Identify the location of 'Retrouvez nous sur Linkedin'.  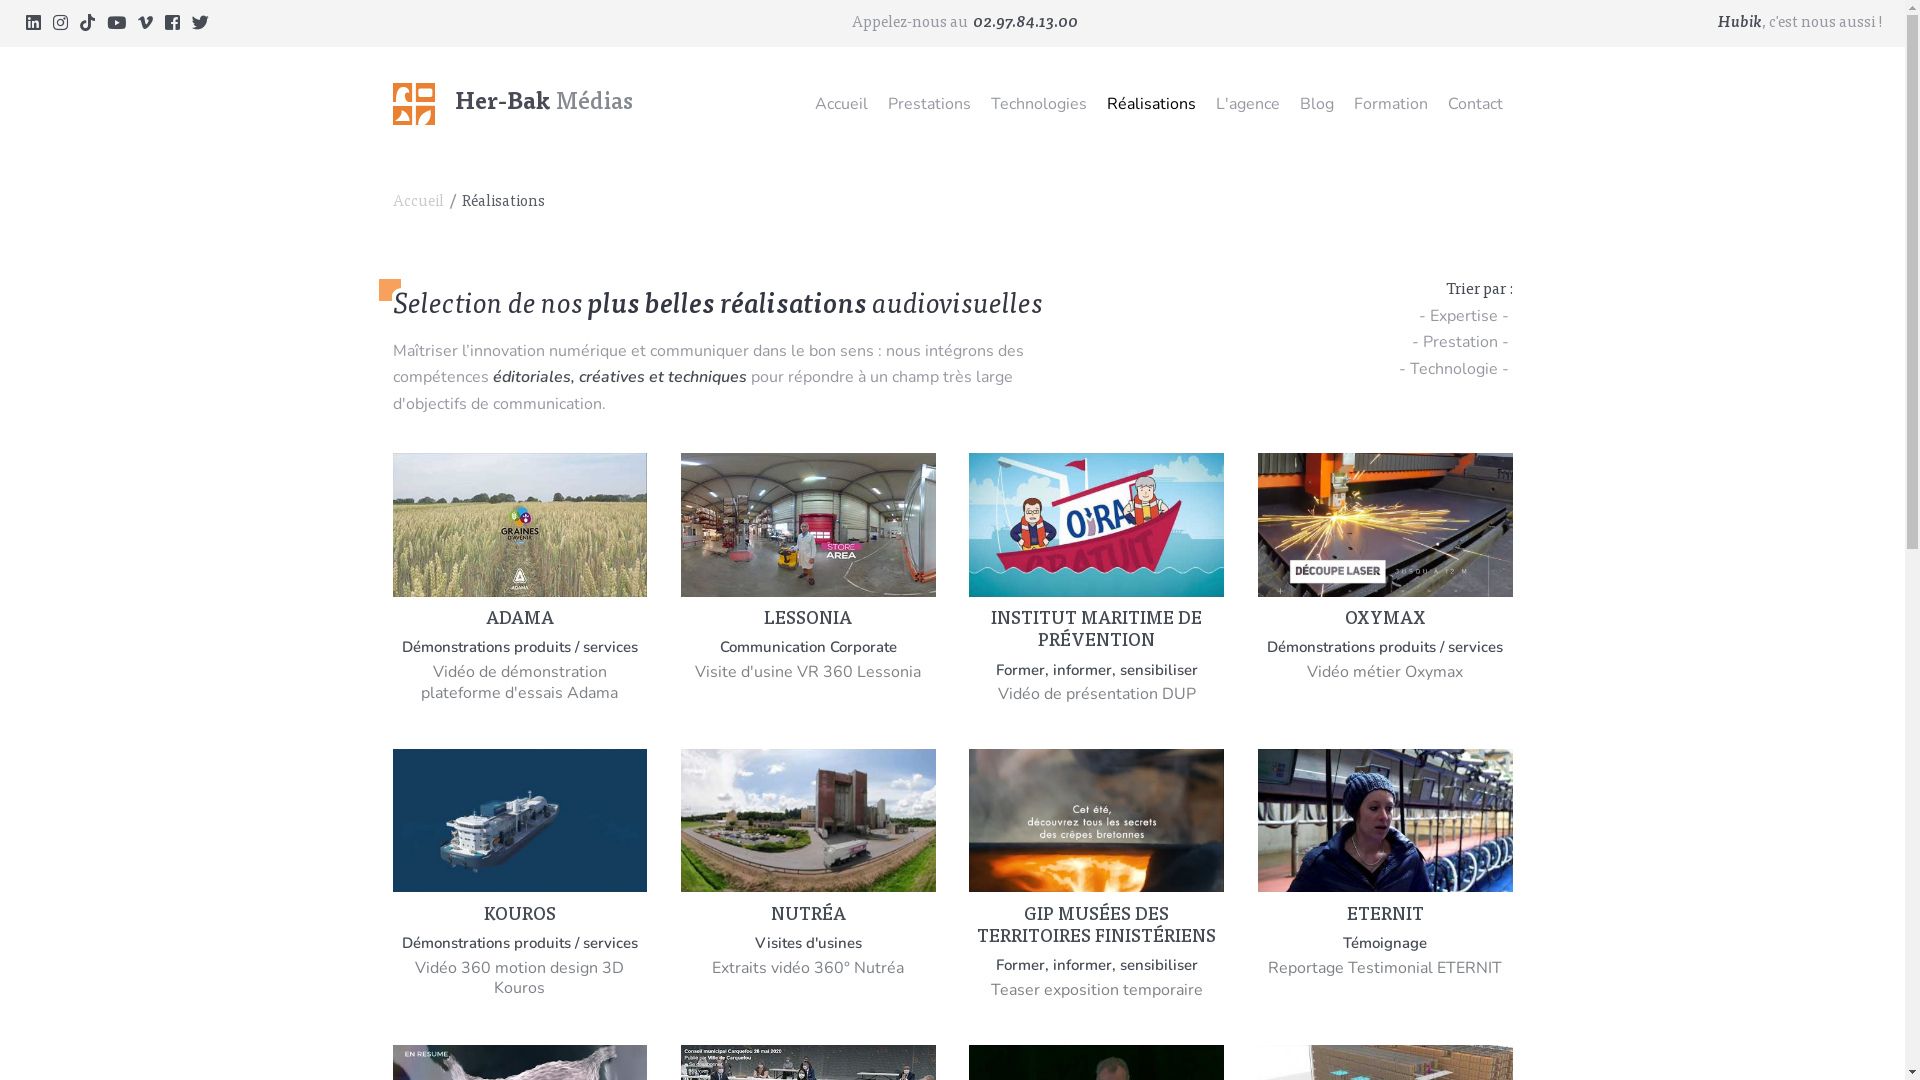
(33, 22).